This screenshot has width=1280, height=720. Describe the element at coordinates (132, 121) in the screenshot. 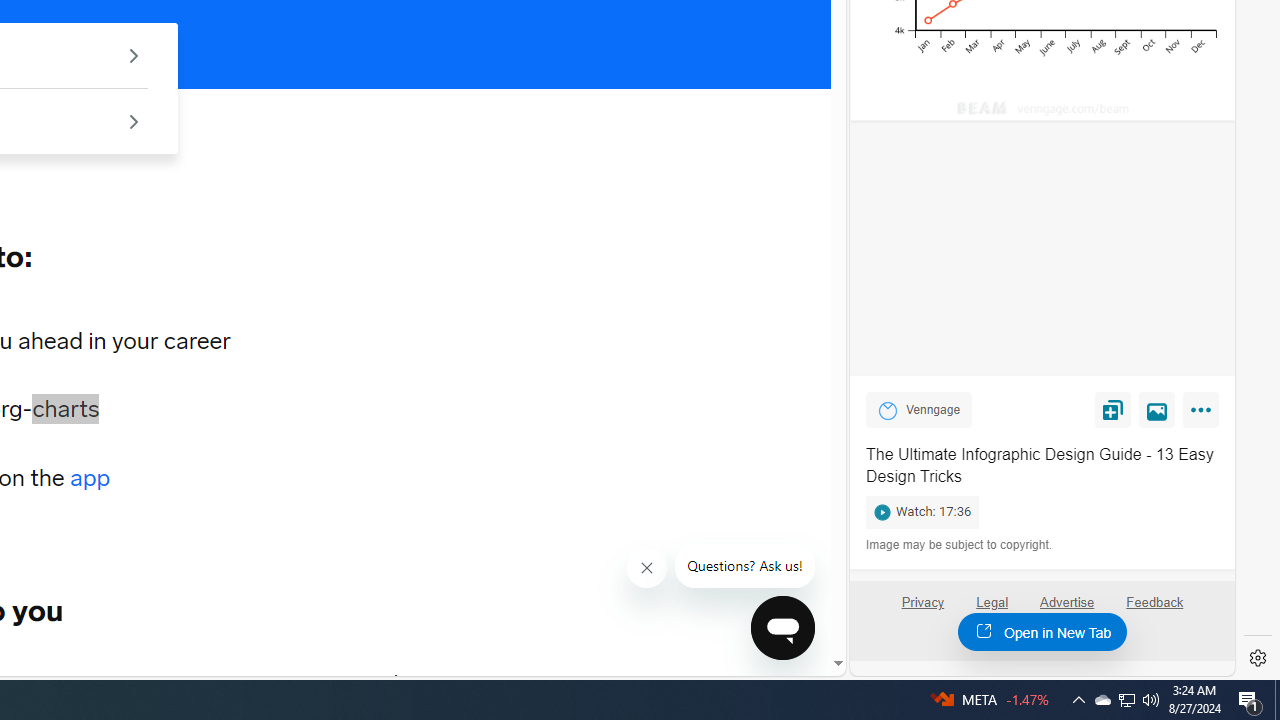

I see `'See group offers'` at that location.